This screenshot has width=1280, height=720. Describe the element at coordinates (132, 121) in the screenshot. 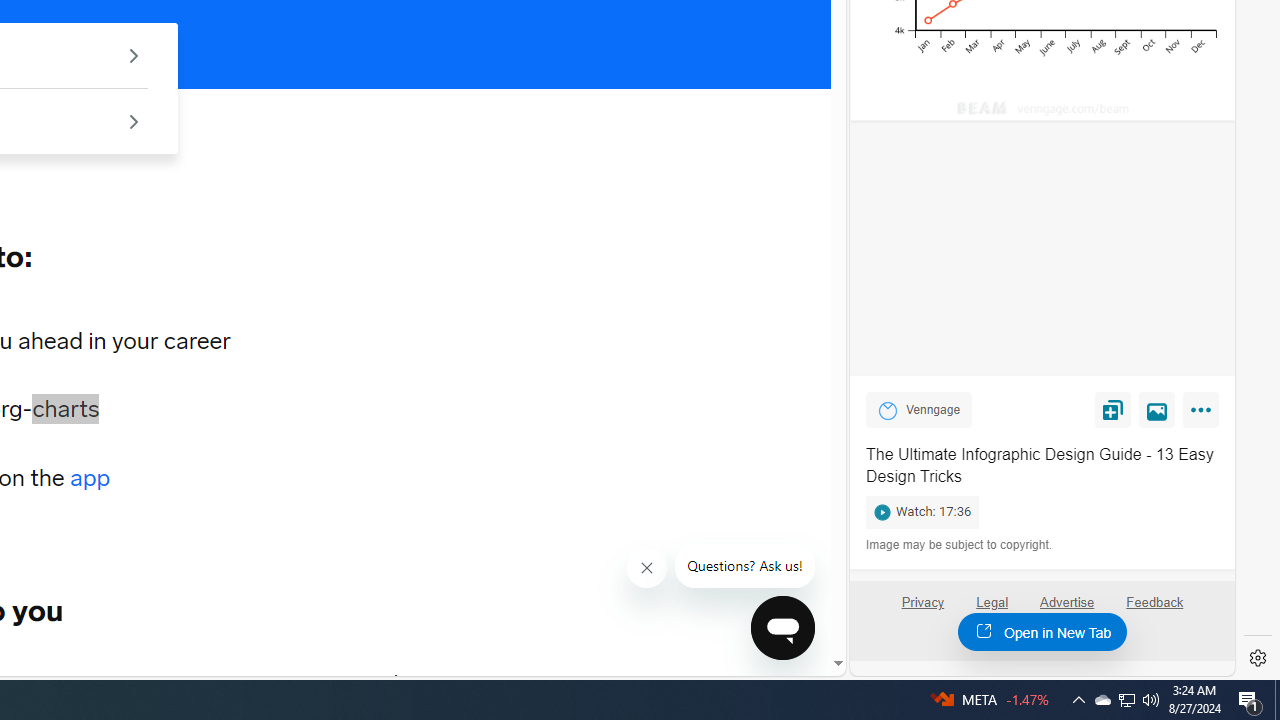

I see `'See group offers'` at that location.